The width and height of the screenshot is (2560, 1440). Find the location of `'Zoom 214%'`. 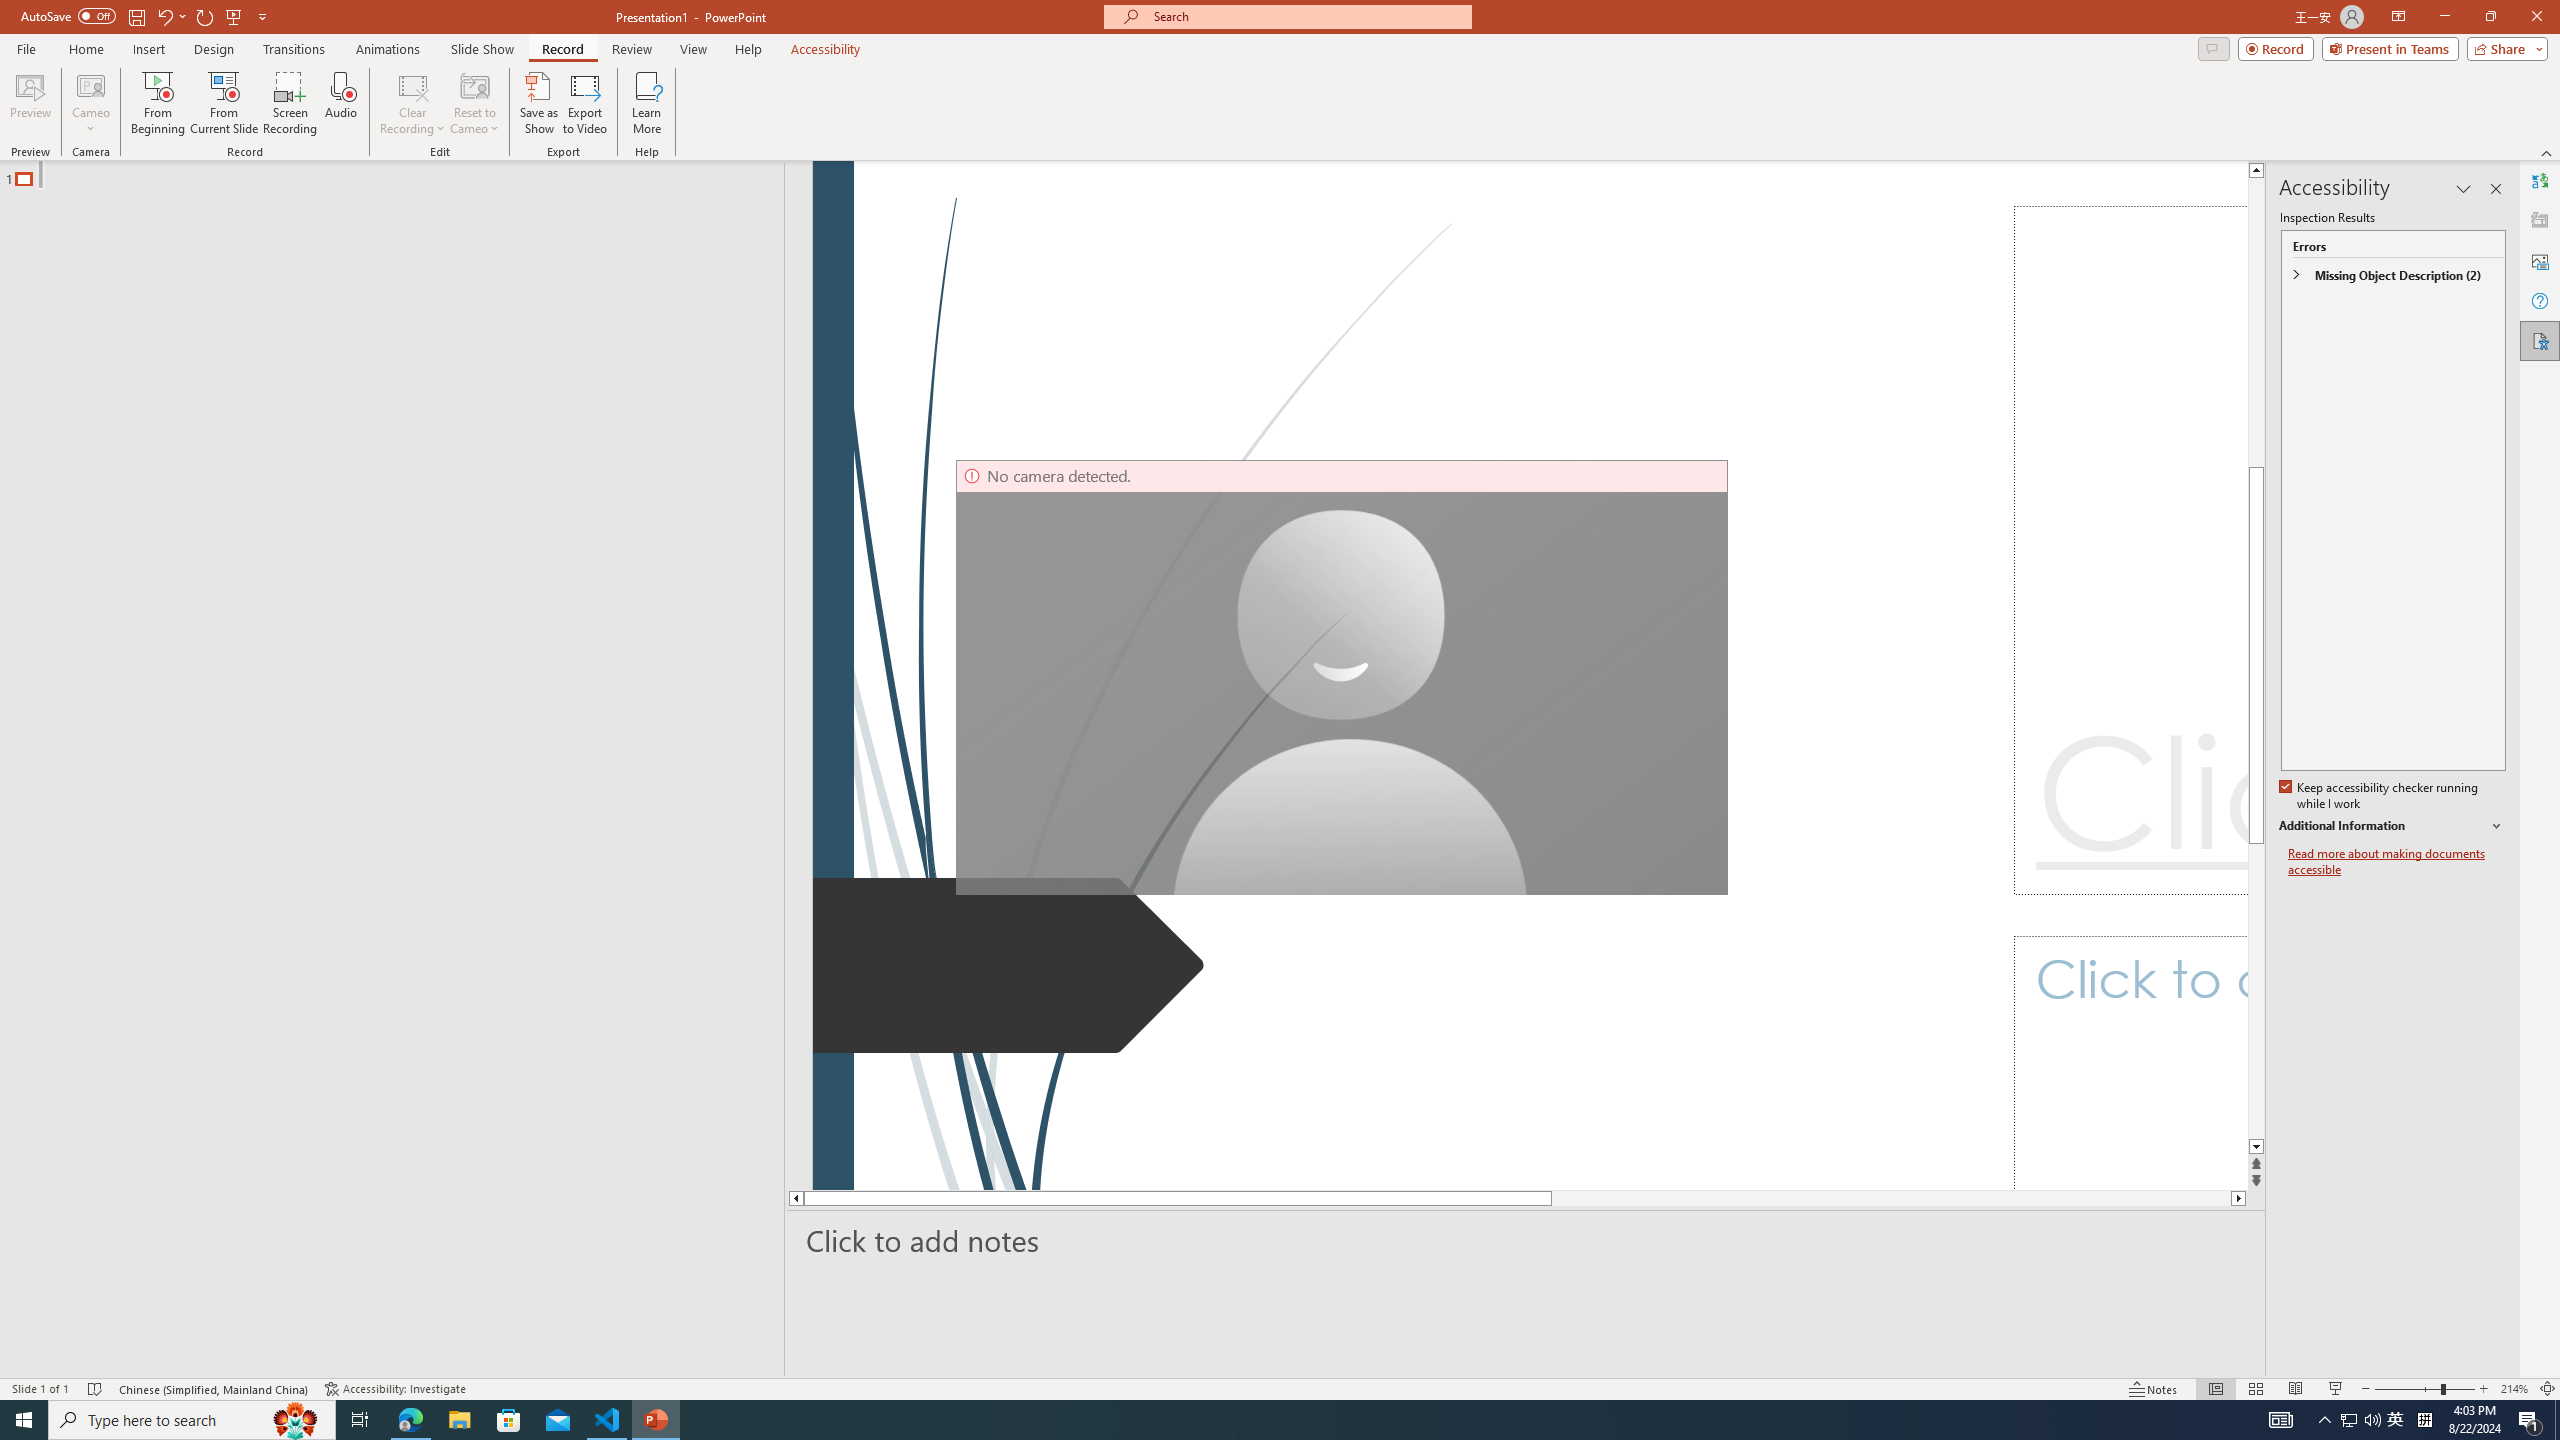

'Zoom 214%' is located at coordinates (2515, 1389).